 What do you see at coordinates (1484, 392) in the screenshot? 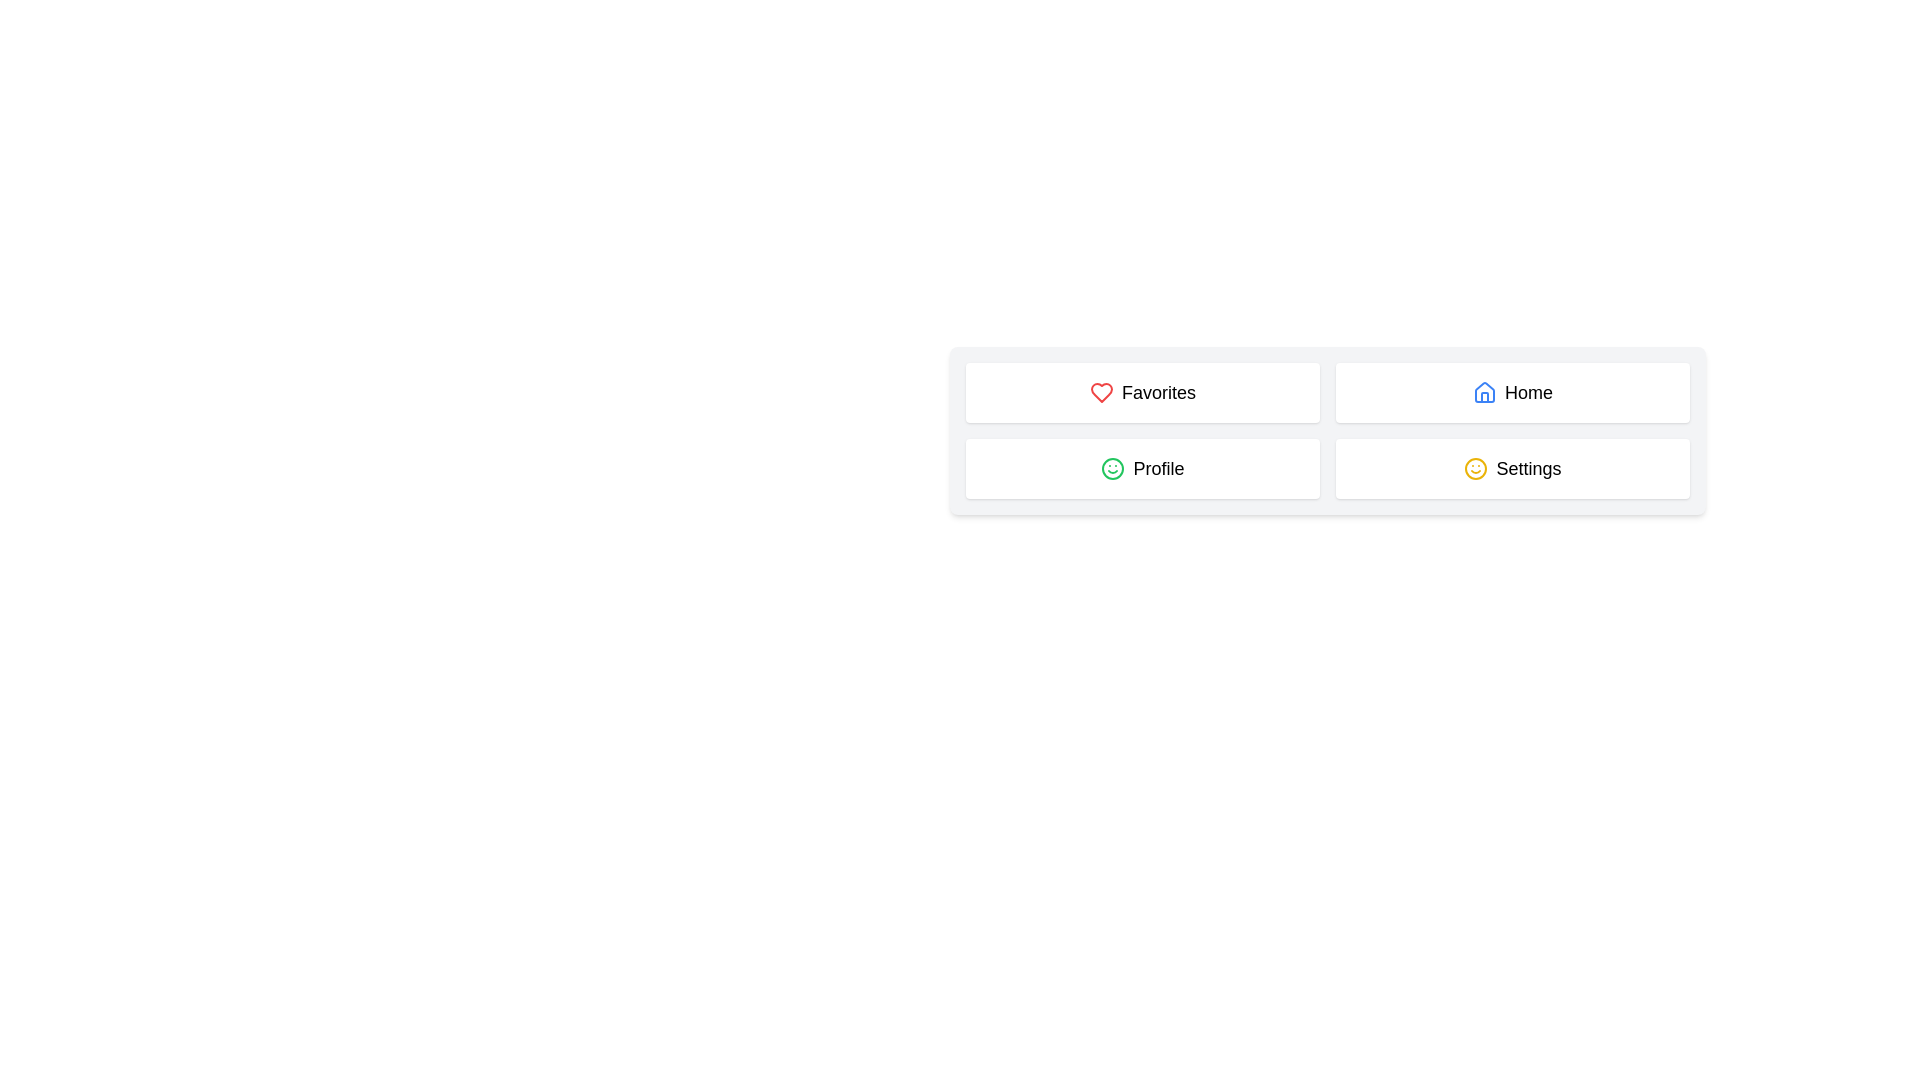
I see `the outer geometric shape of the house icon in the blue-themed section, which represents the 'Home' button located in the upper-right quadrant of the grid layout` at bounding box center [1484, 392].